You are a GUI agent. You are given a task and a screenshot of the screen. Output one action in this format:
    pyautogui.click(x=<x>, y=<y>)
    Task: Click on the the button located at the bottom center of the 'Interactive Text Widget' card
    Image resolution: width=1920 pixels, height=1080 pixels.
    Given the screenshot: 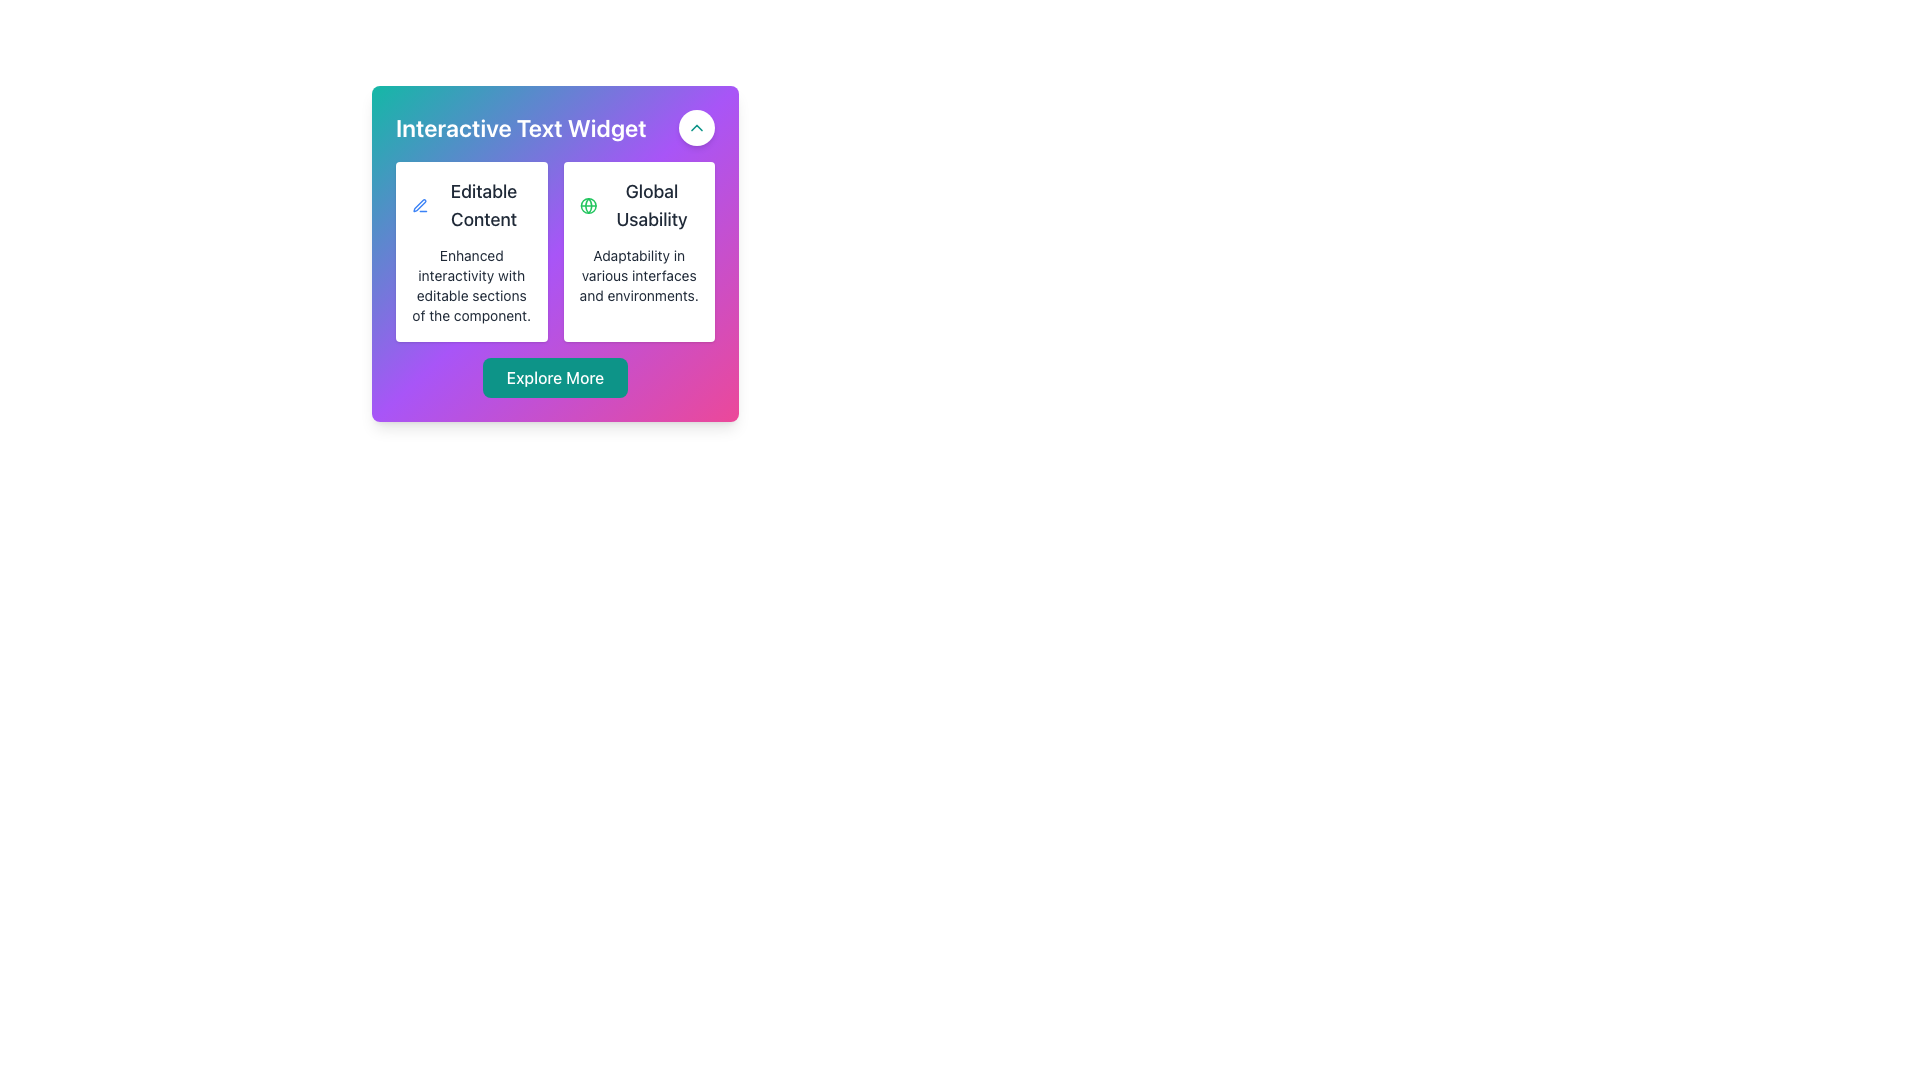 What is the action you would take?
    pyautogui.click(x=555, y=378)
    